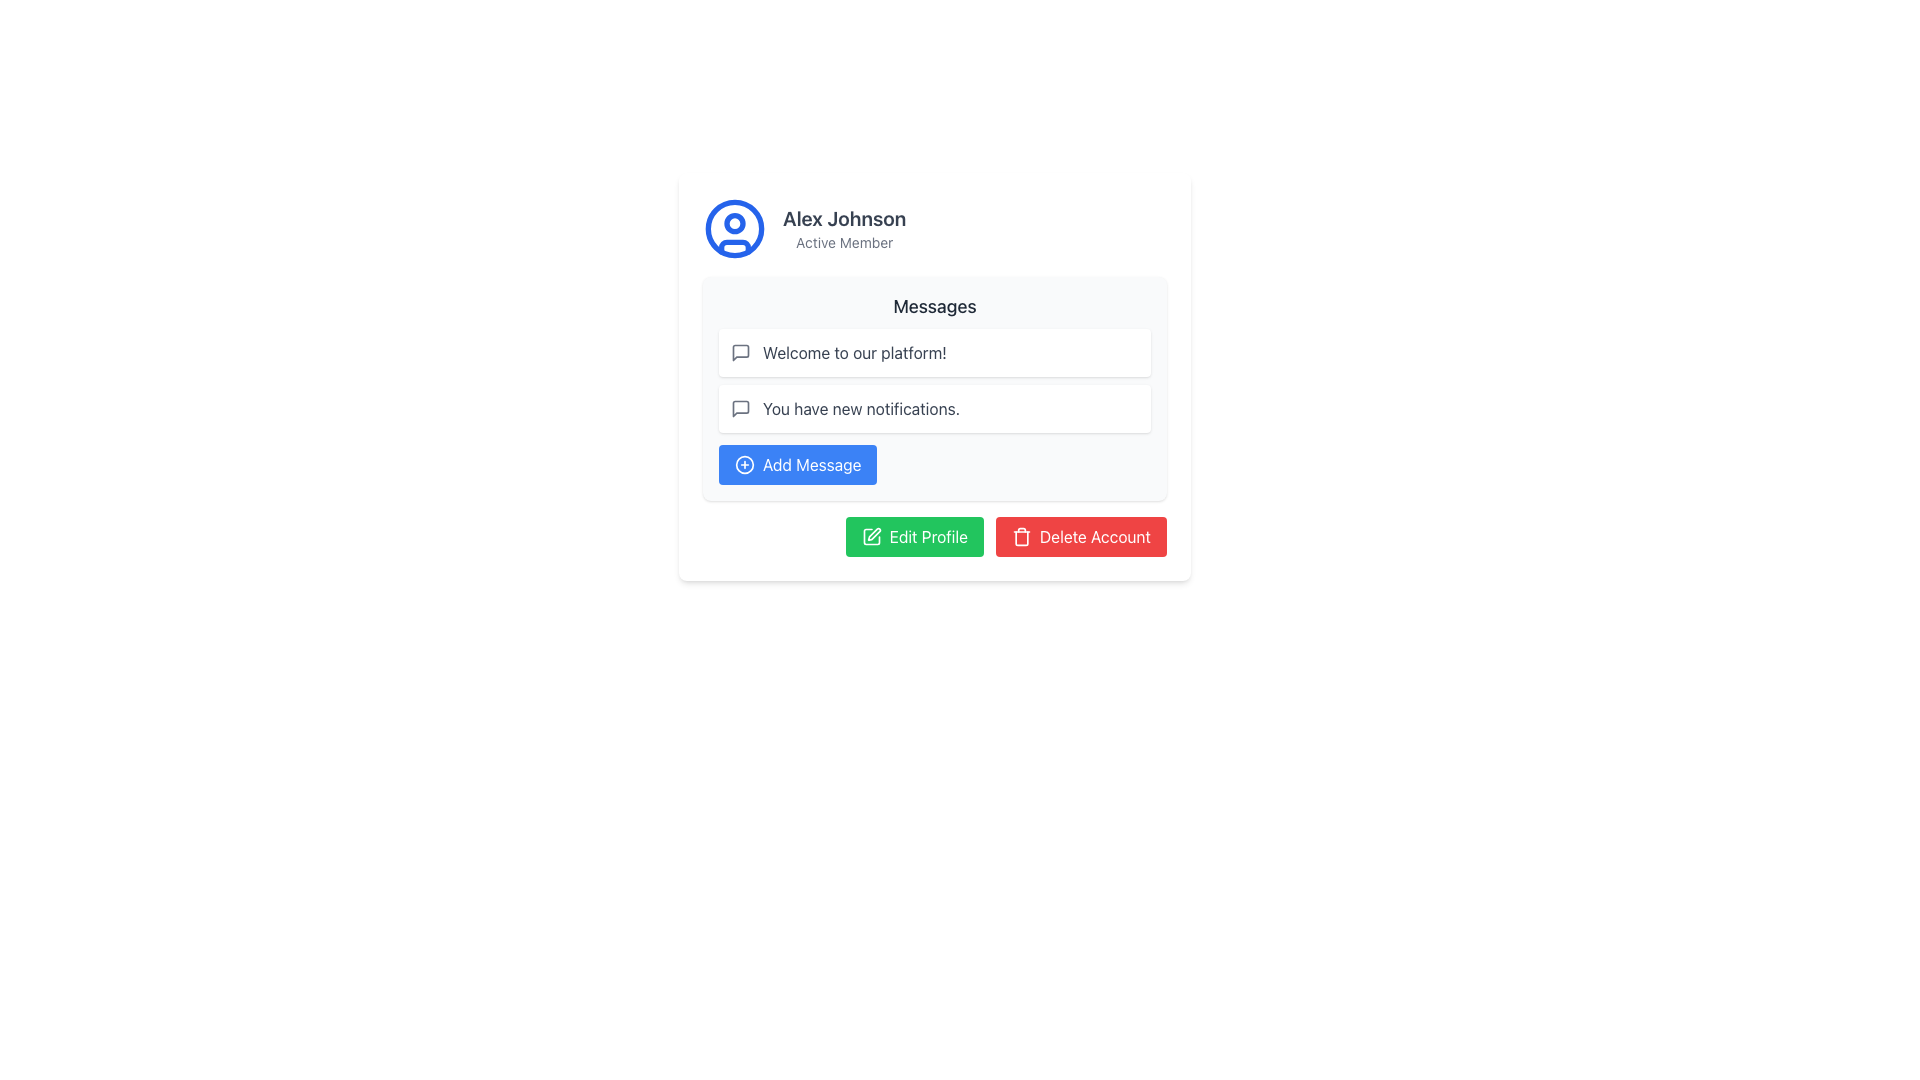 Image resolution: width=1920 pixels, height=1080 pixels. What do you see at coordinates (743, 465) in the screenshot?
I see `the 'Add Message' button, which is a blue button located to the right of the circular button icon with a plus symbol` at bounding box center [743, 465].